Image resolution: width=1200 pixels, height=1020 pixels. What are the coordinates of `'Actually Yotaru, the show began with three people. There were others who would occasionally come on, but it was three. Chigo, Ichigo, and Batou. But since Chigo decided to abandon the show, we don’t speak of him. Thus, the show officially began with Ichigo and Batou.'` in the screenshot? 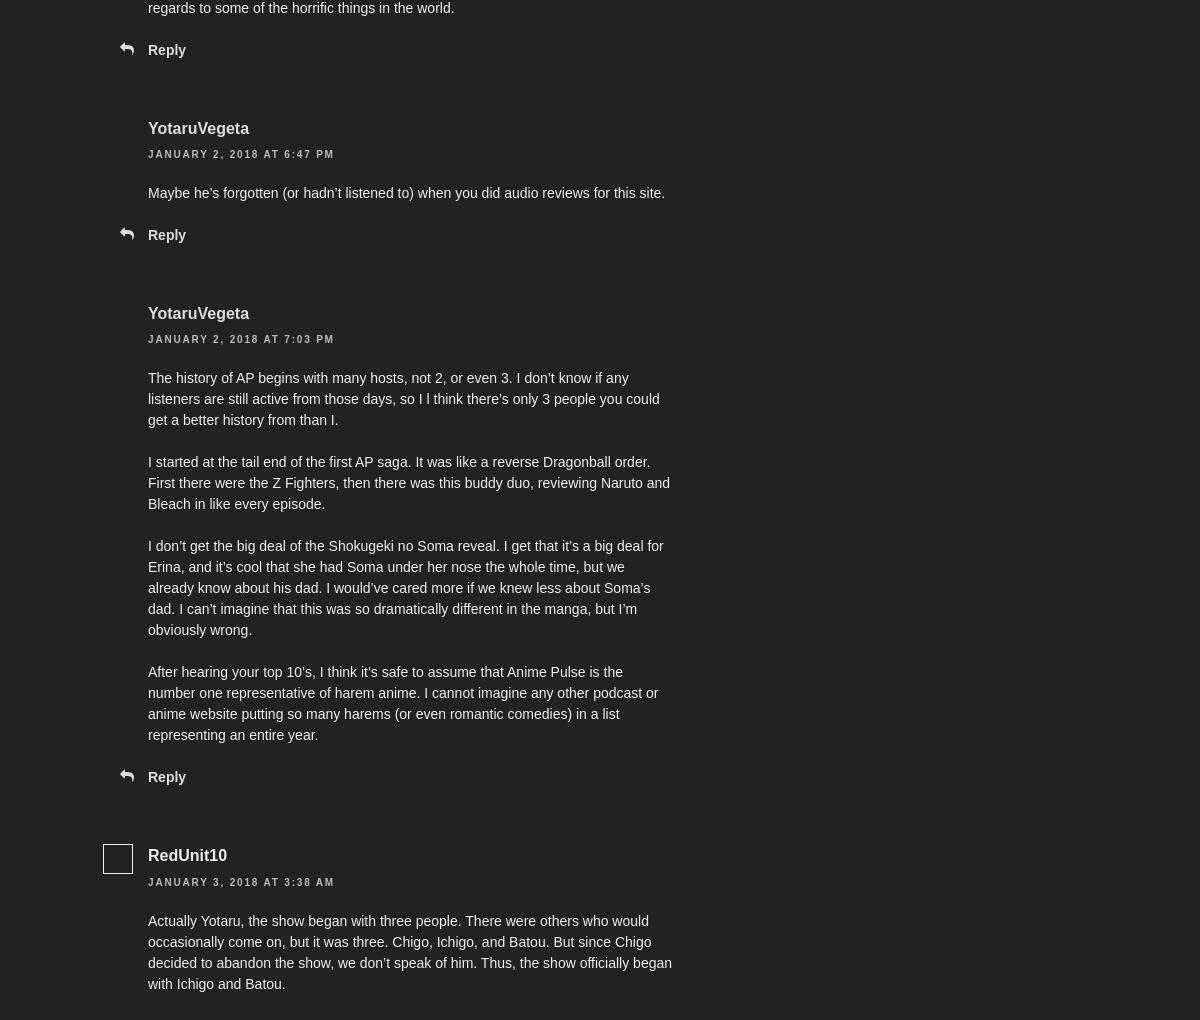 It's located at (410, 950).